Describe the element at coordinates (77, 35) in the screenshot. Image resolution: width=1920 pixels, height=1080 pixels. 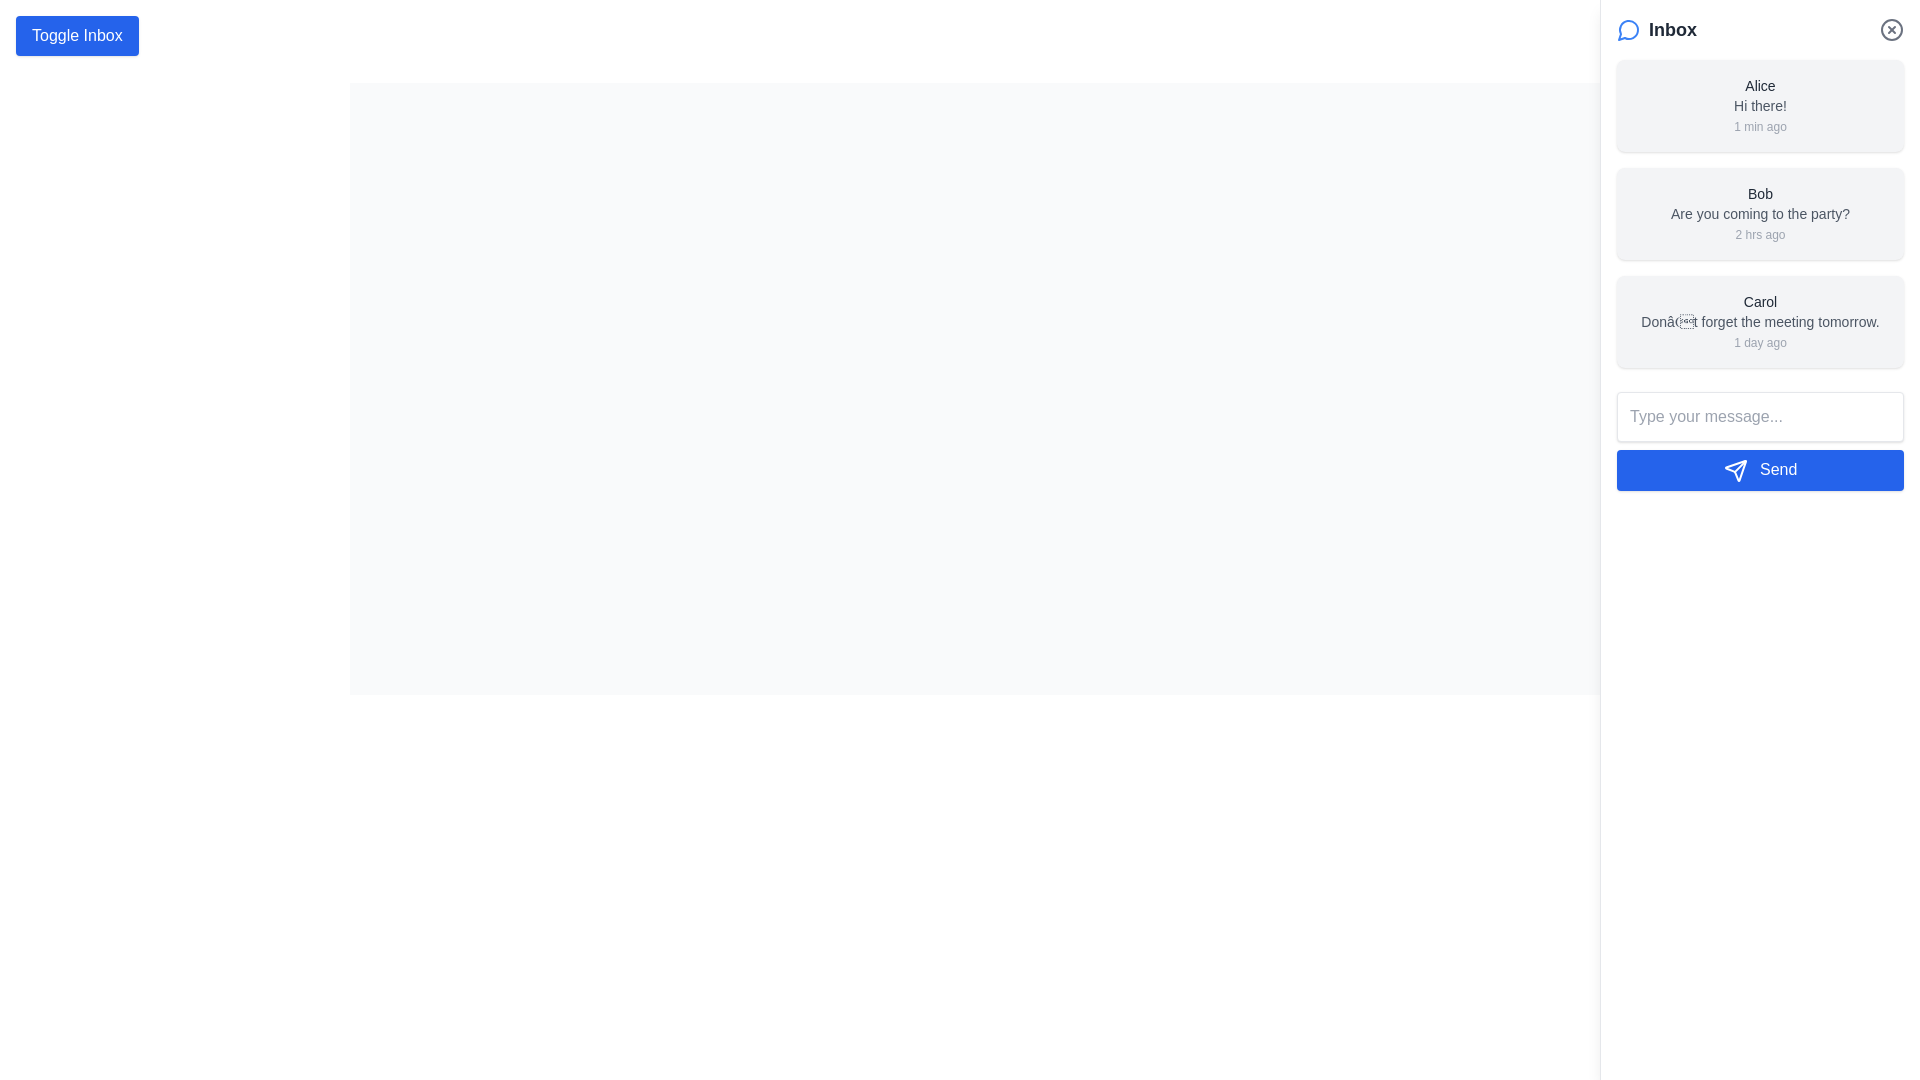
I see `the toggle button that changes the visibility of the inbox section to change its background color` at that location.